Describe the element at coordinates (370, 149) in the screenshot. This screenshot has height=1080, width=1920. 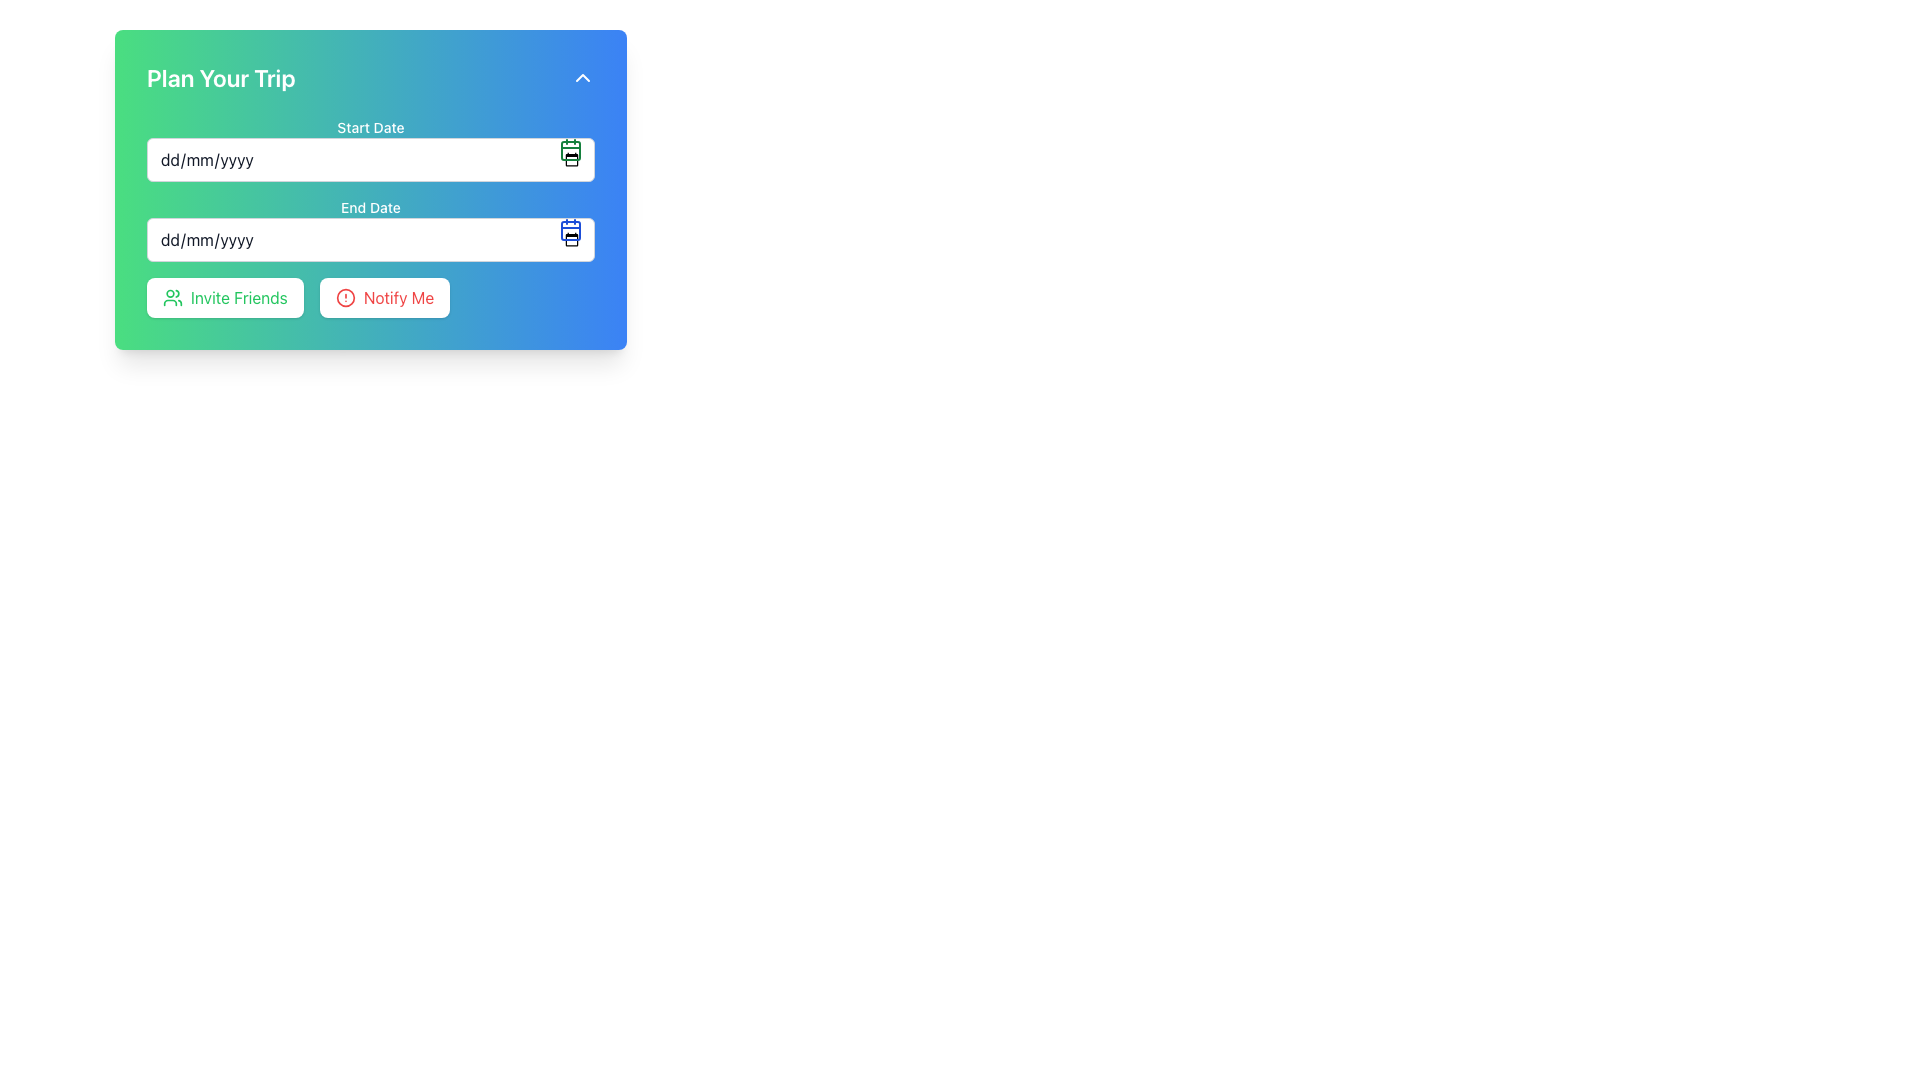
I see `the 'Start Date' date input field to focus it for user input` at that location.